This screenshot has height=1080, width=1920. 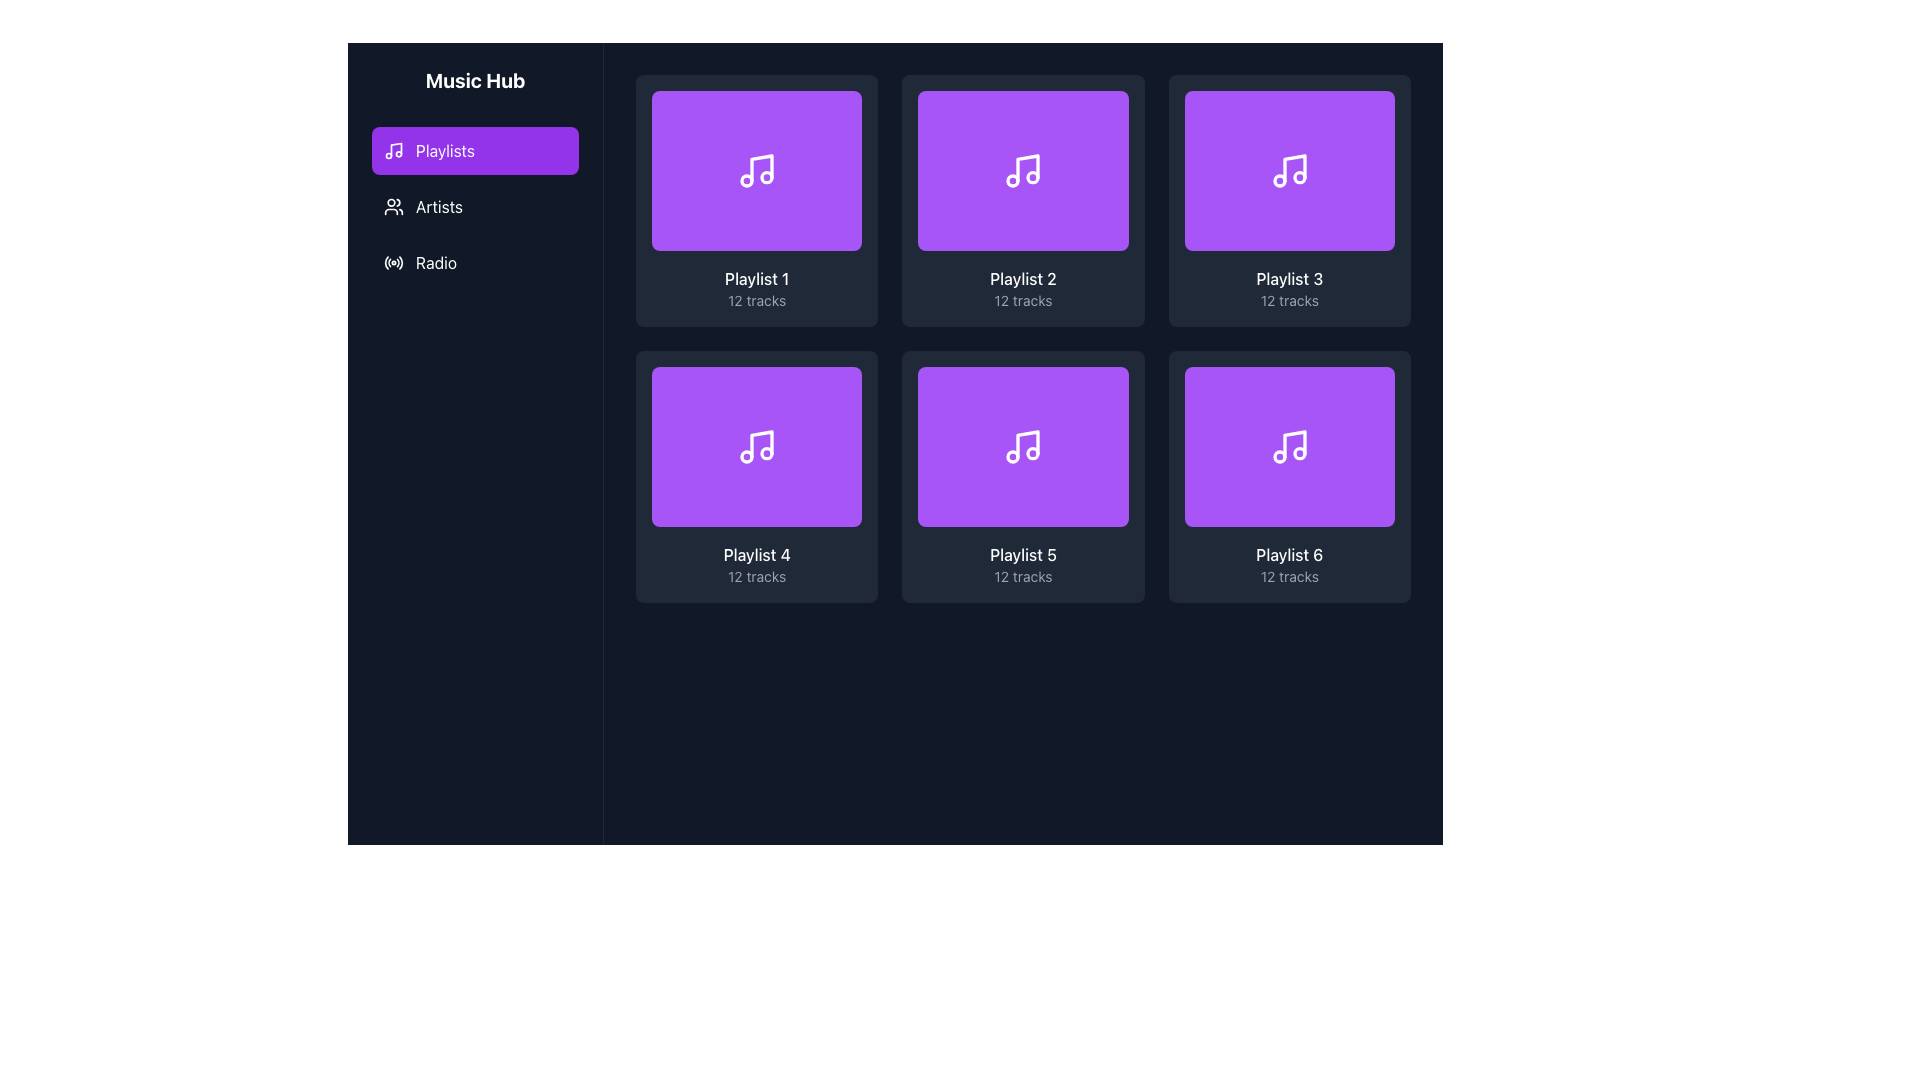 I want to click on the text label indicating the number of tracks in 'Playlist 4', so click(x=756, y=577).